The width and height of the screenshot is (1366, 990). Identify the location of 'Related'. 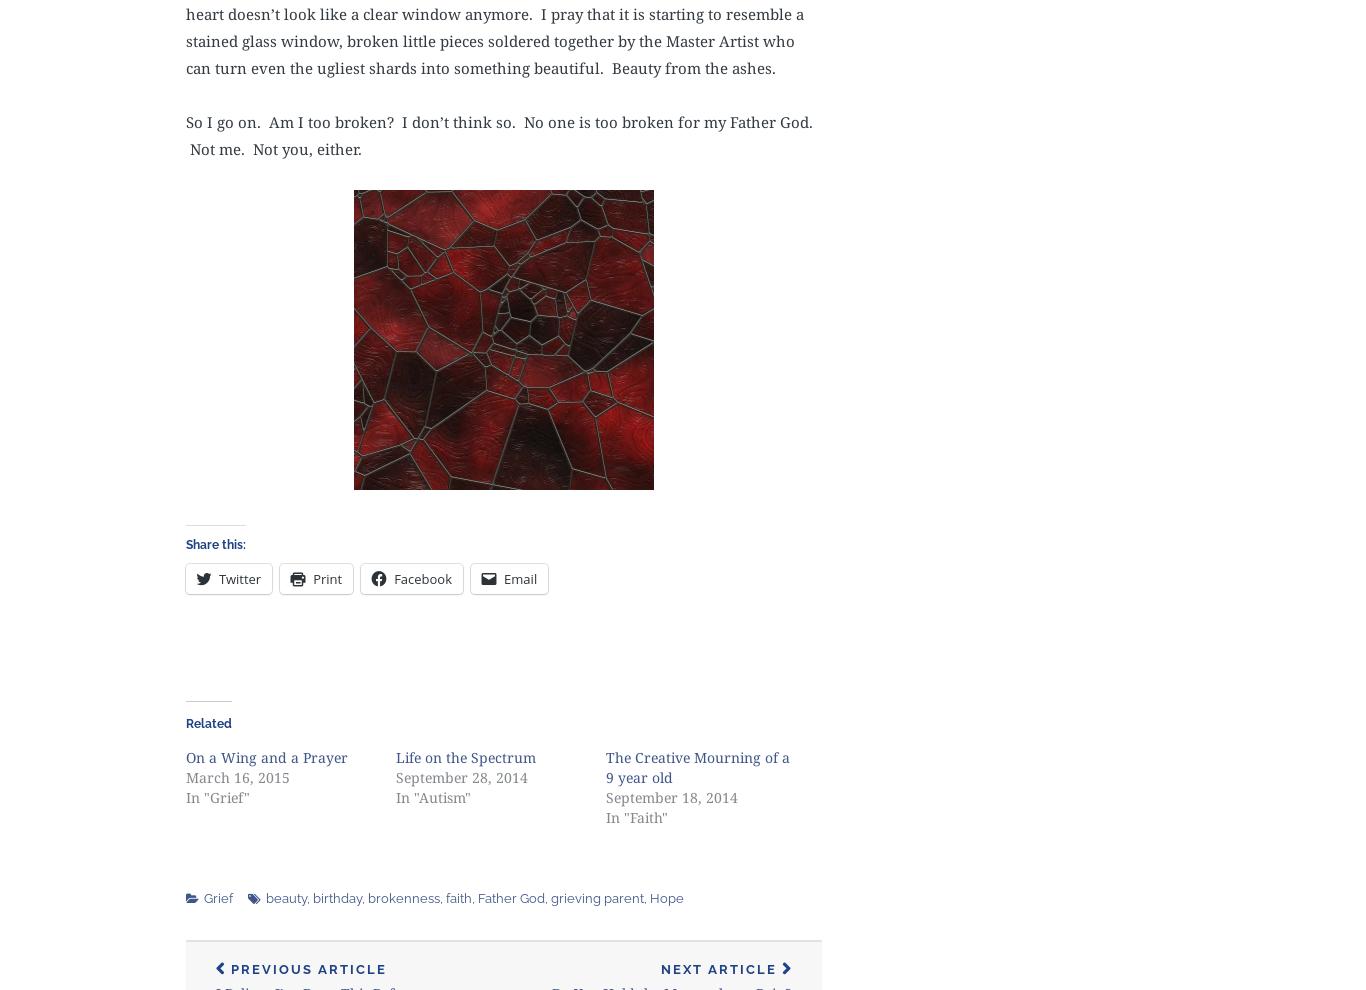
(207, 722).